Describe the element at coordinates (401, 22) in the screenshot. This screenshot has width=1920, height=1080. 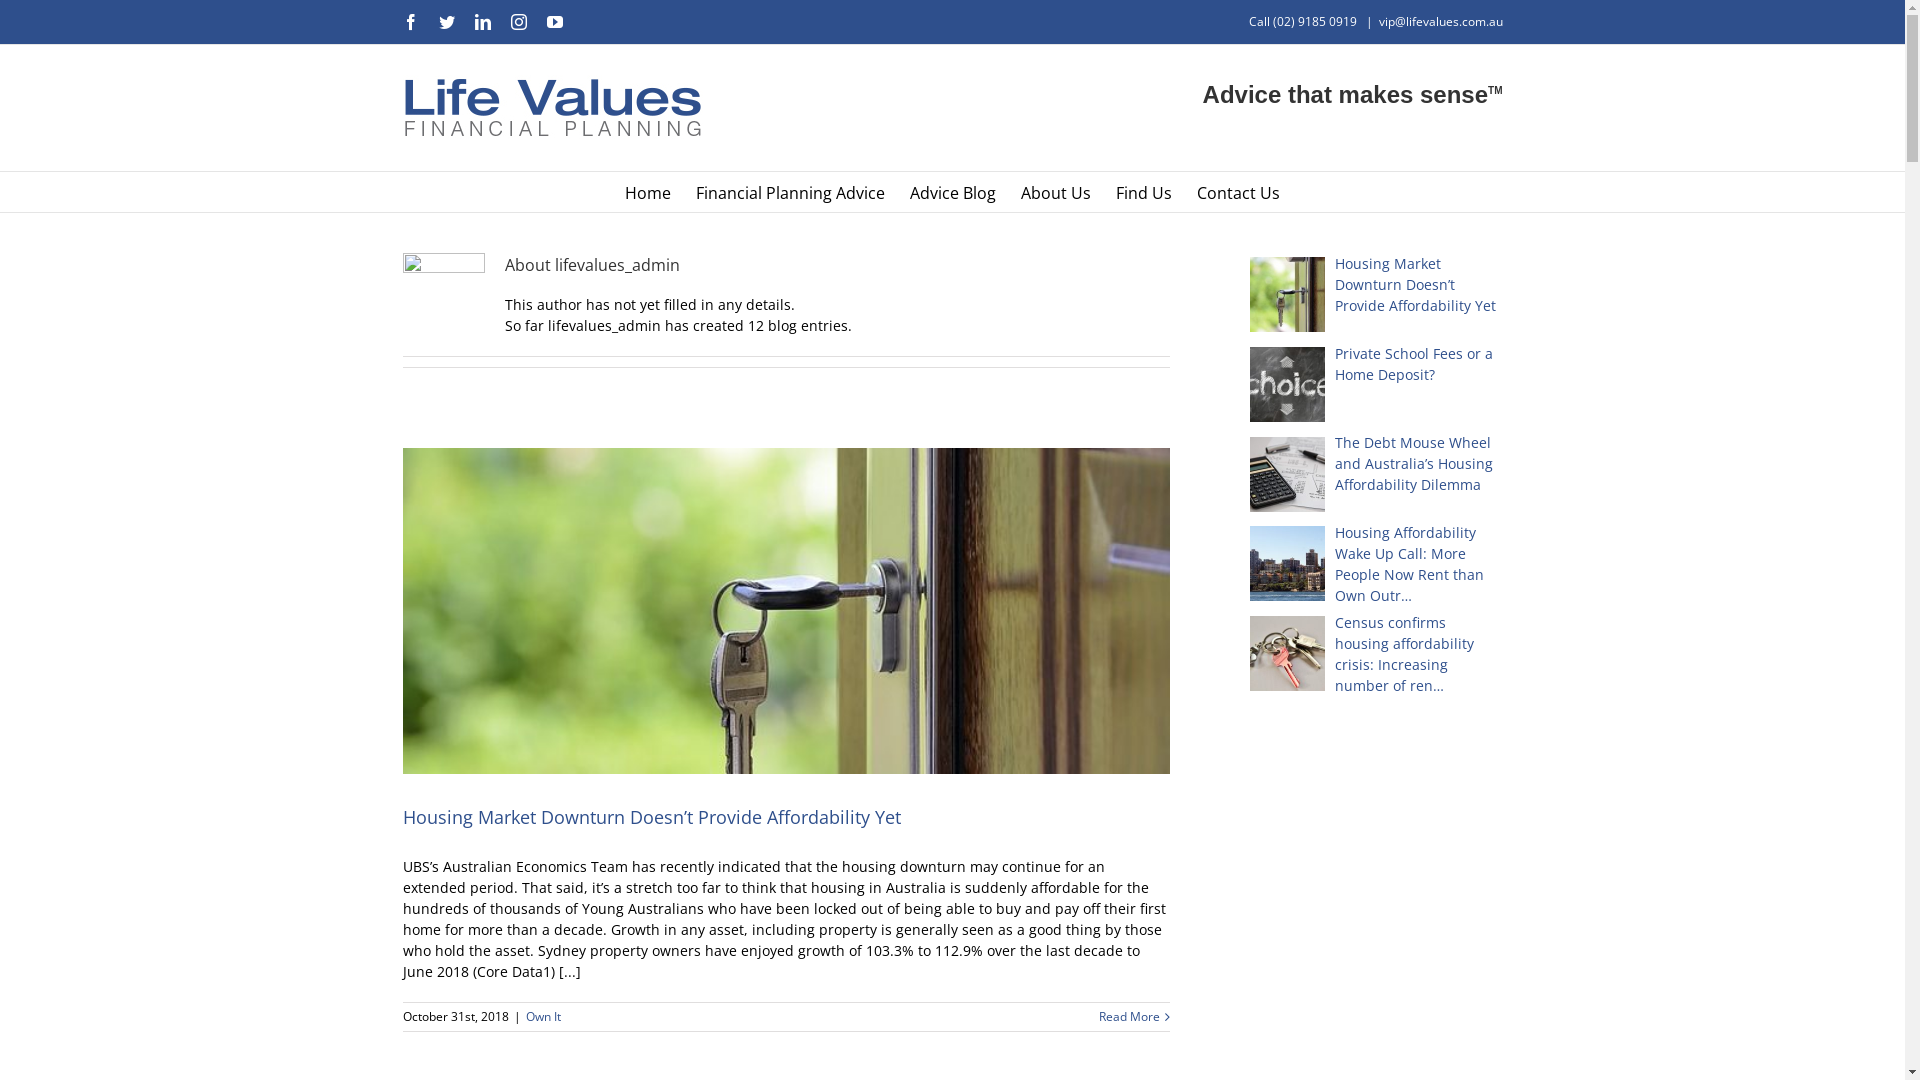
I see `'Facebook'` at that location.